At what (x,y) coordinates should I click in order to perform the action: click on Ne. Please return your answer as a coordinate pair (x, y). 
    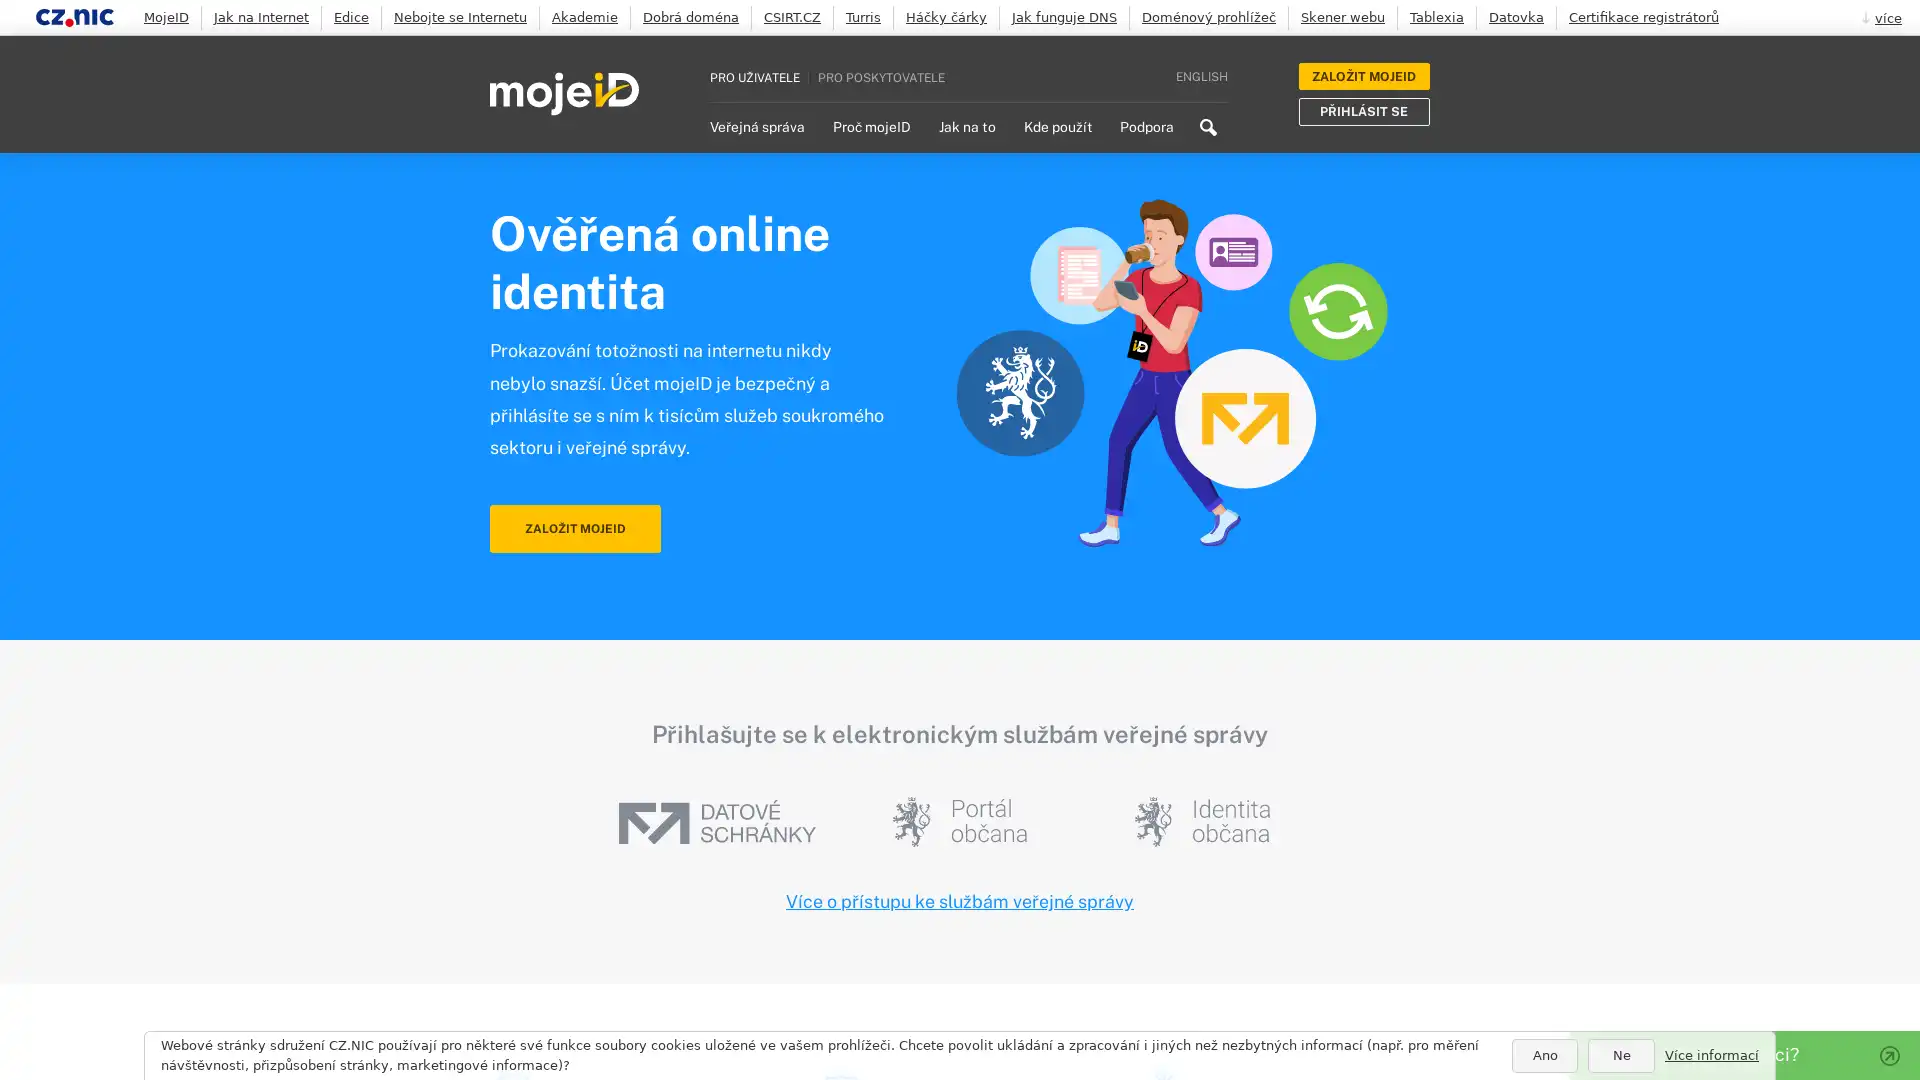
    Looking at the image, I should click on (1621, 1055).